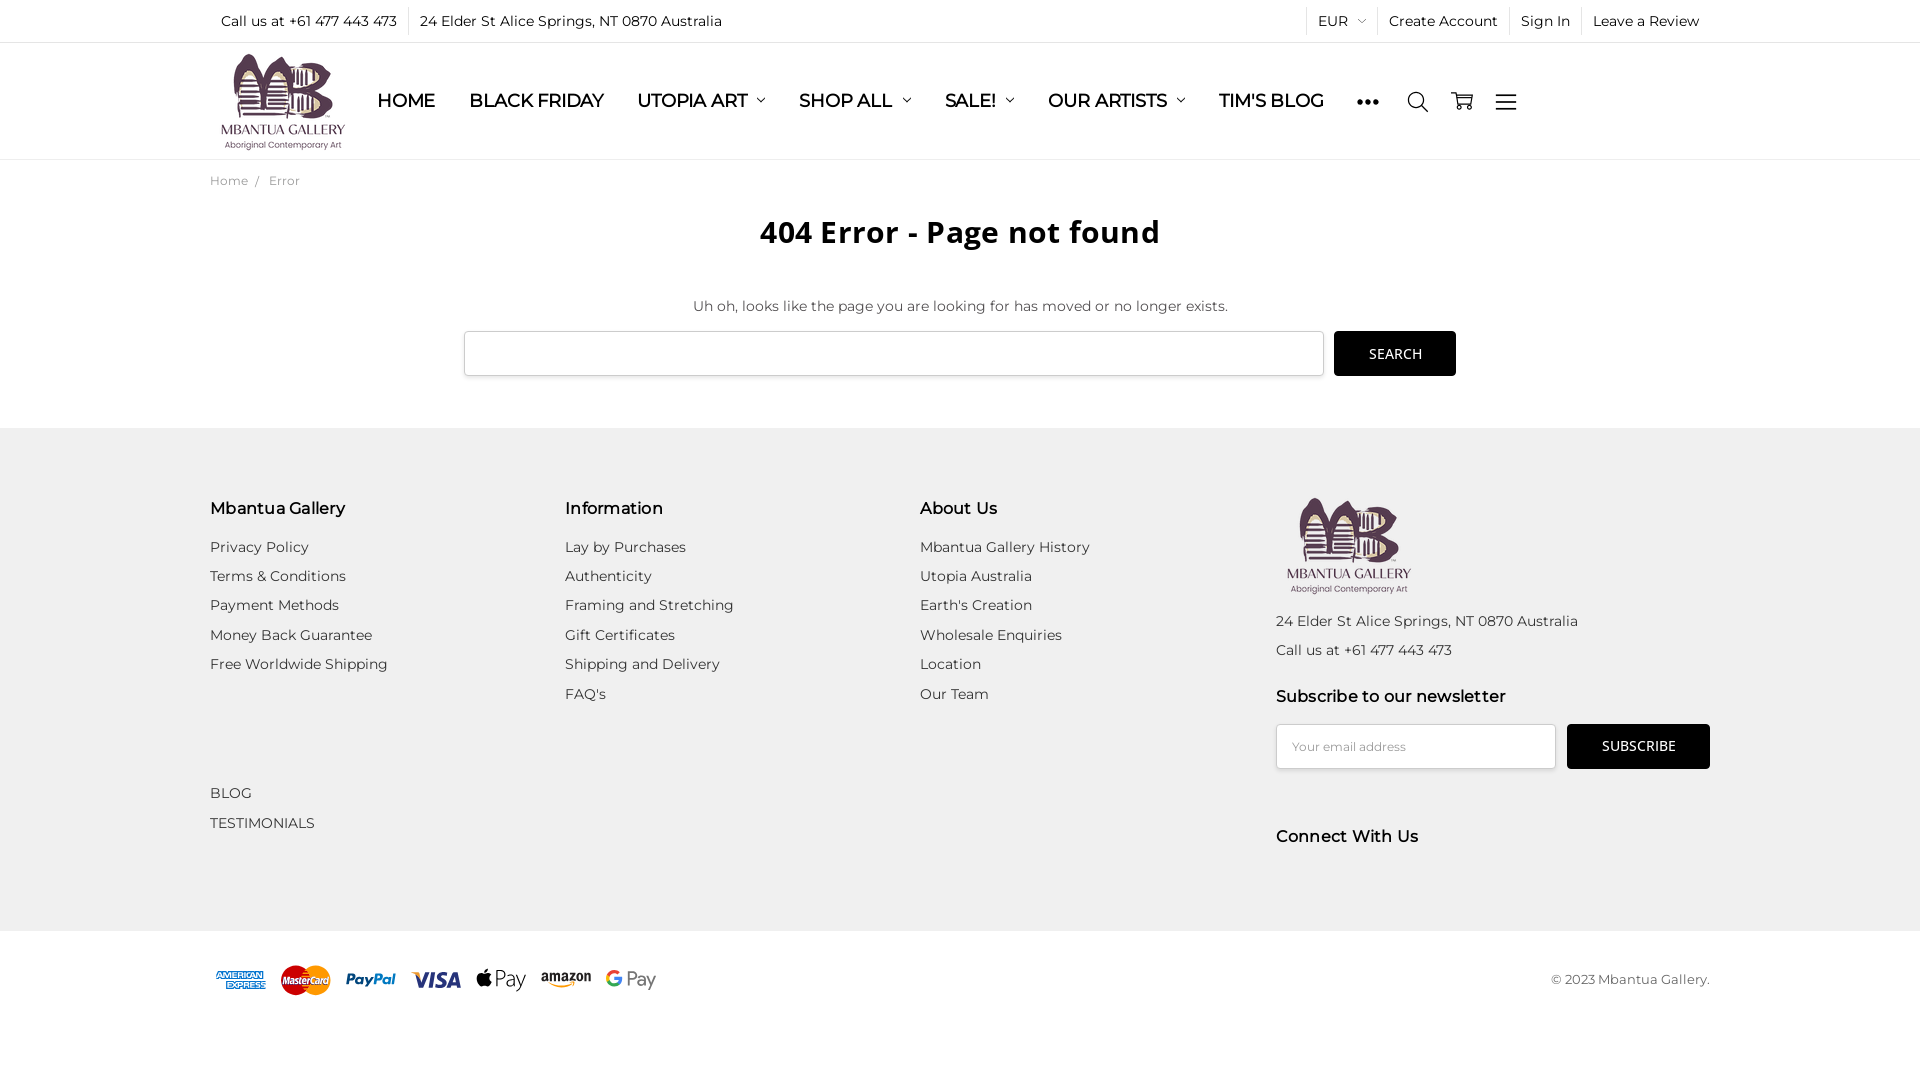 This screenshot has width=1920, height=1080. Describe the element at coordinates (949, 663) in the screenshot. I see `'Location'` at that location.